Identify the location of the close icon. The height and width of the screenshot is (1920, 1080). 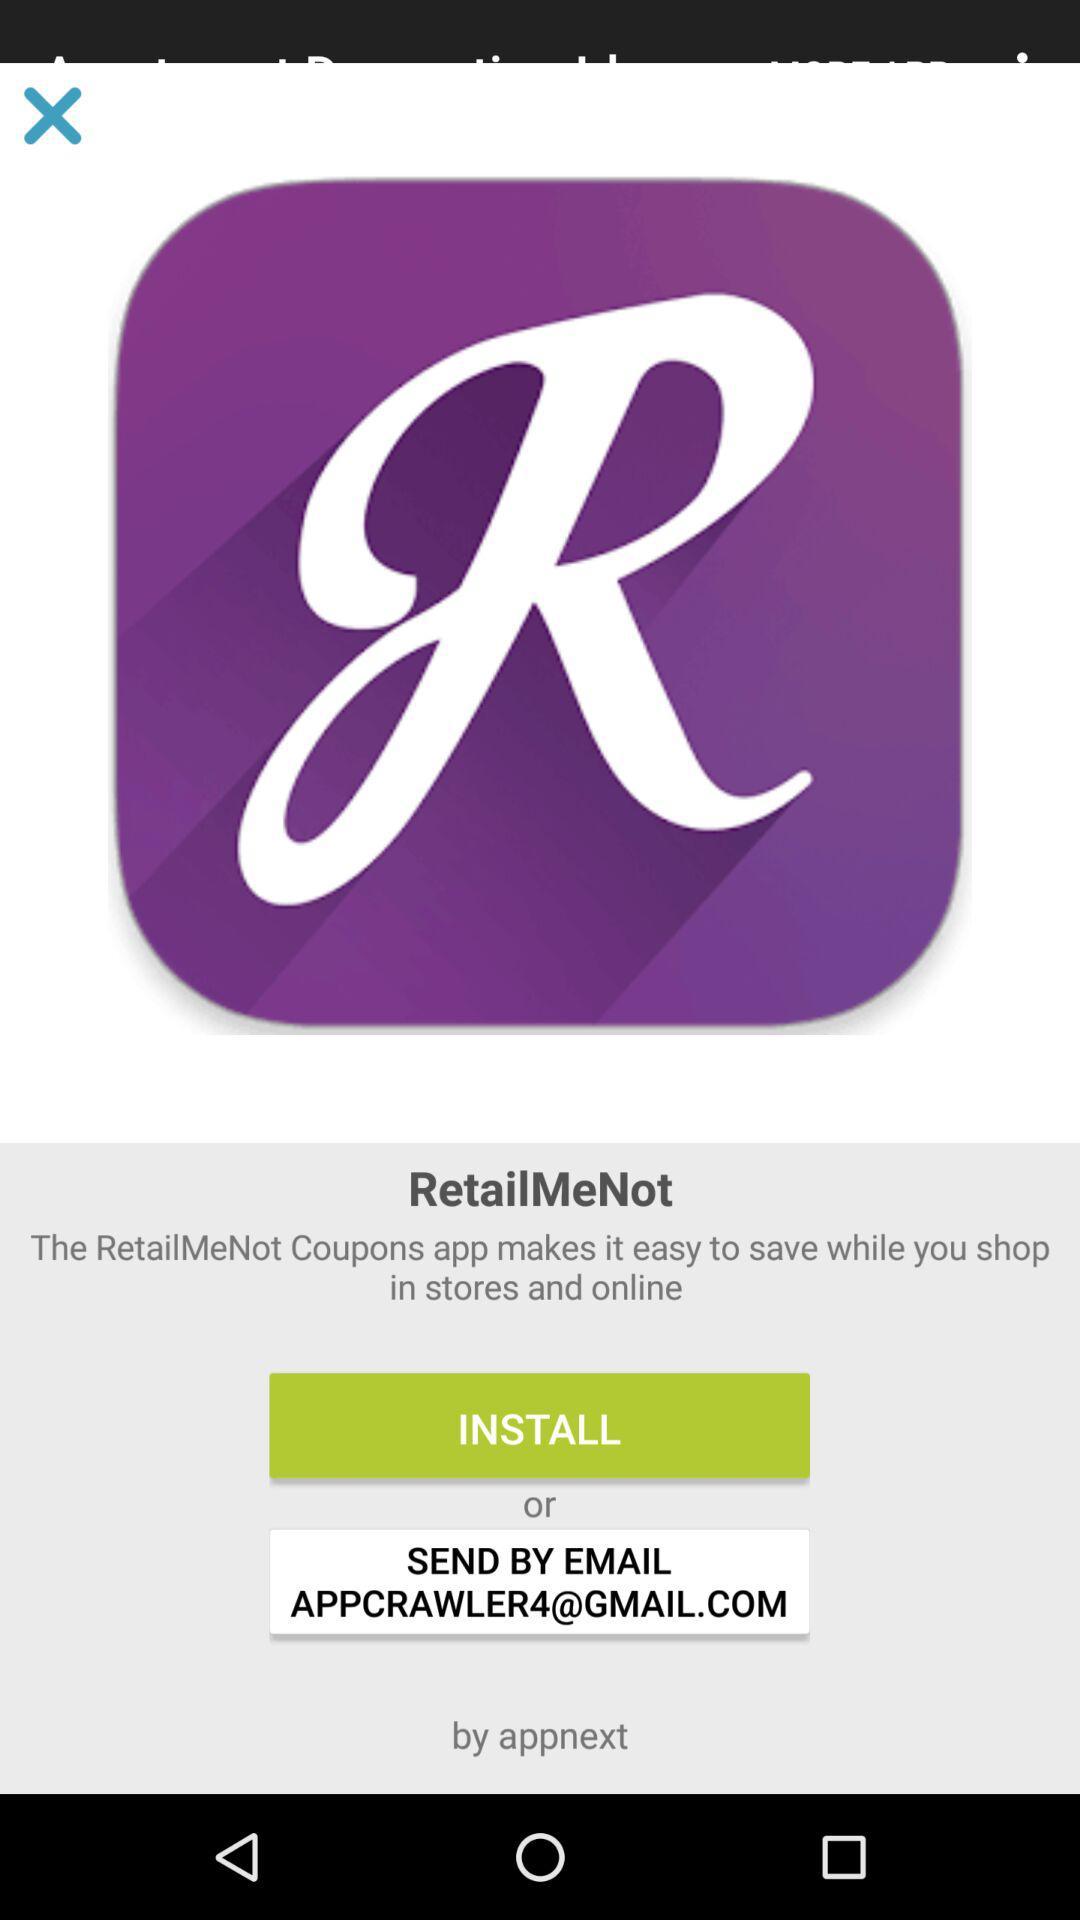
(51, 114).